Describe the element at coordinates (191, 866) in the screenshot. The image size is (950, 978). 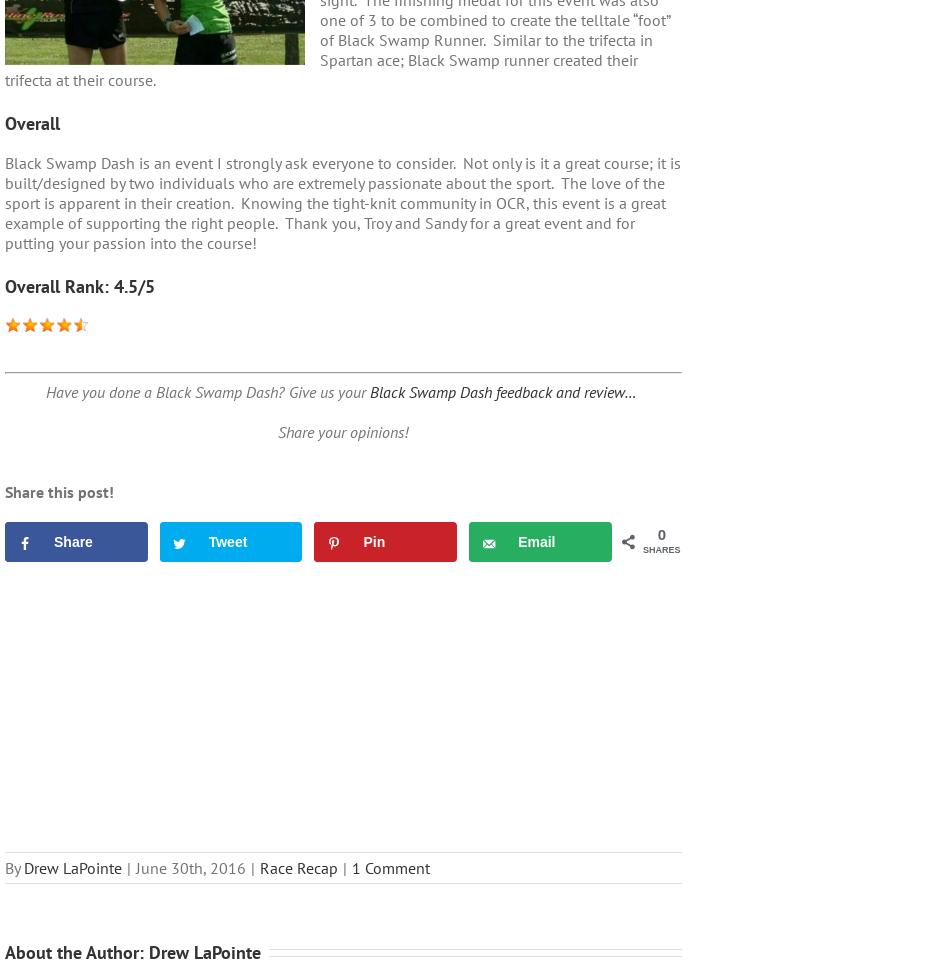
I see `'June 30th, 2016'` at that location.